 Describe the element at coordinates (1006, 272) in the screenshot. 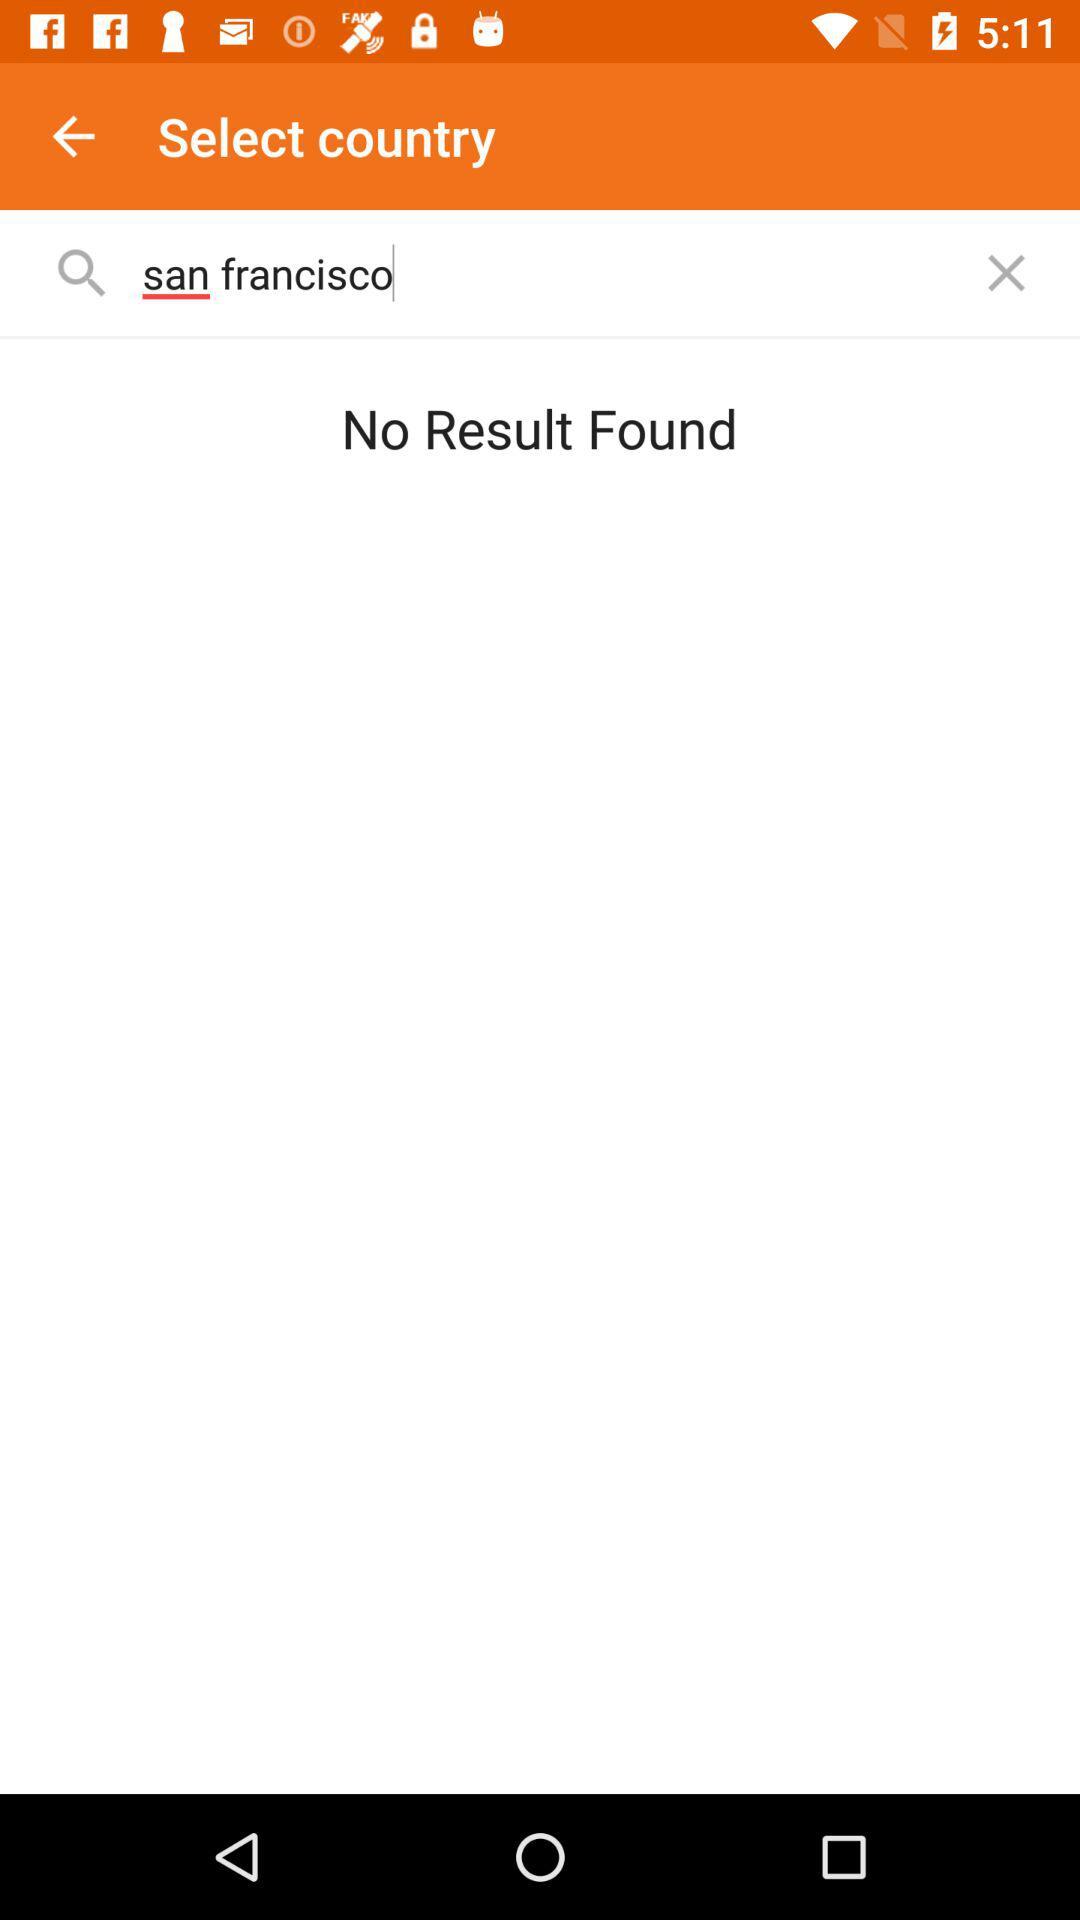

I see `delete text in search bar` at that location.